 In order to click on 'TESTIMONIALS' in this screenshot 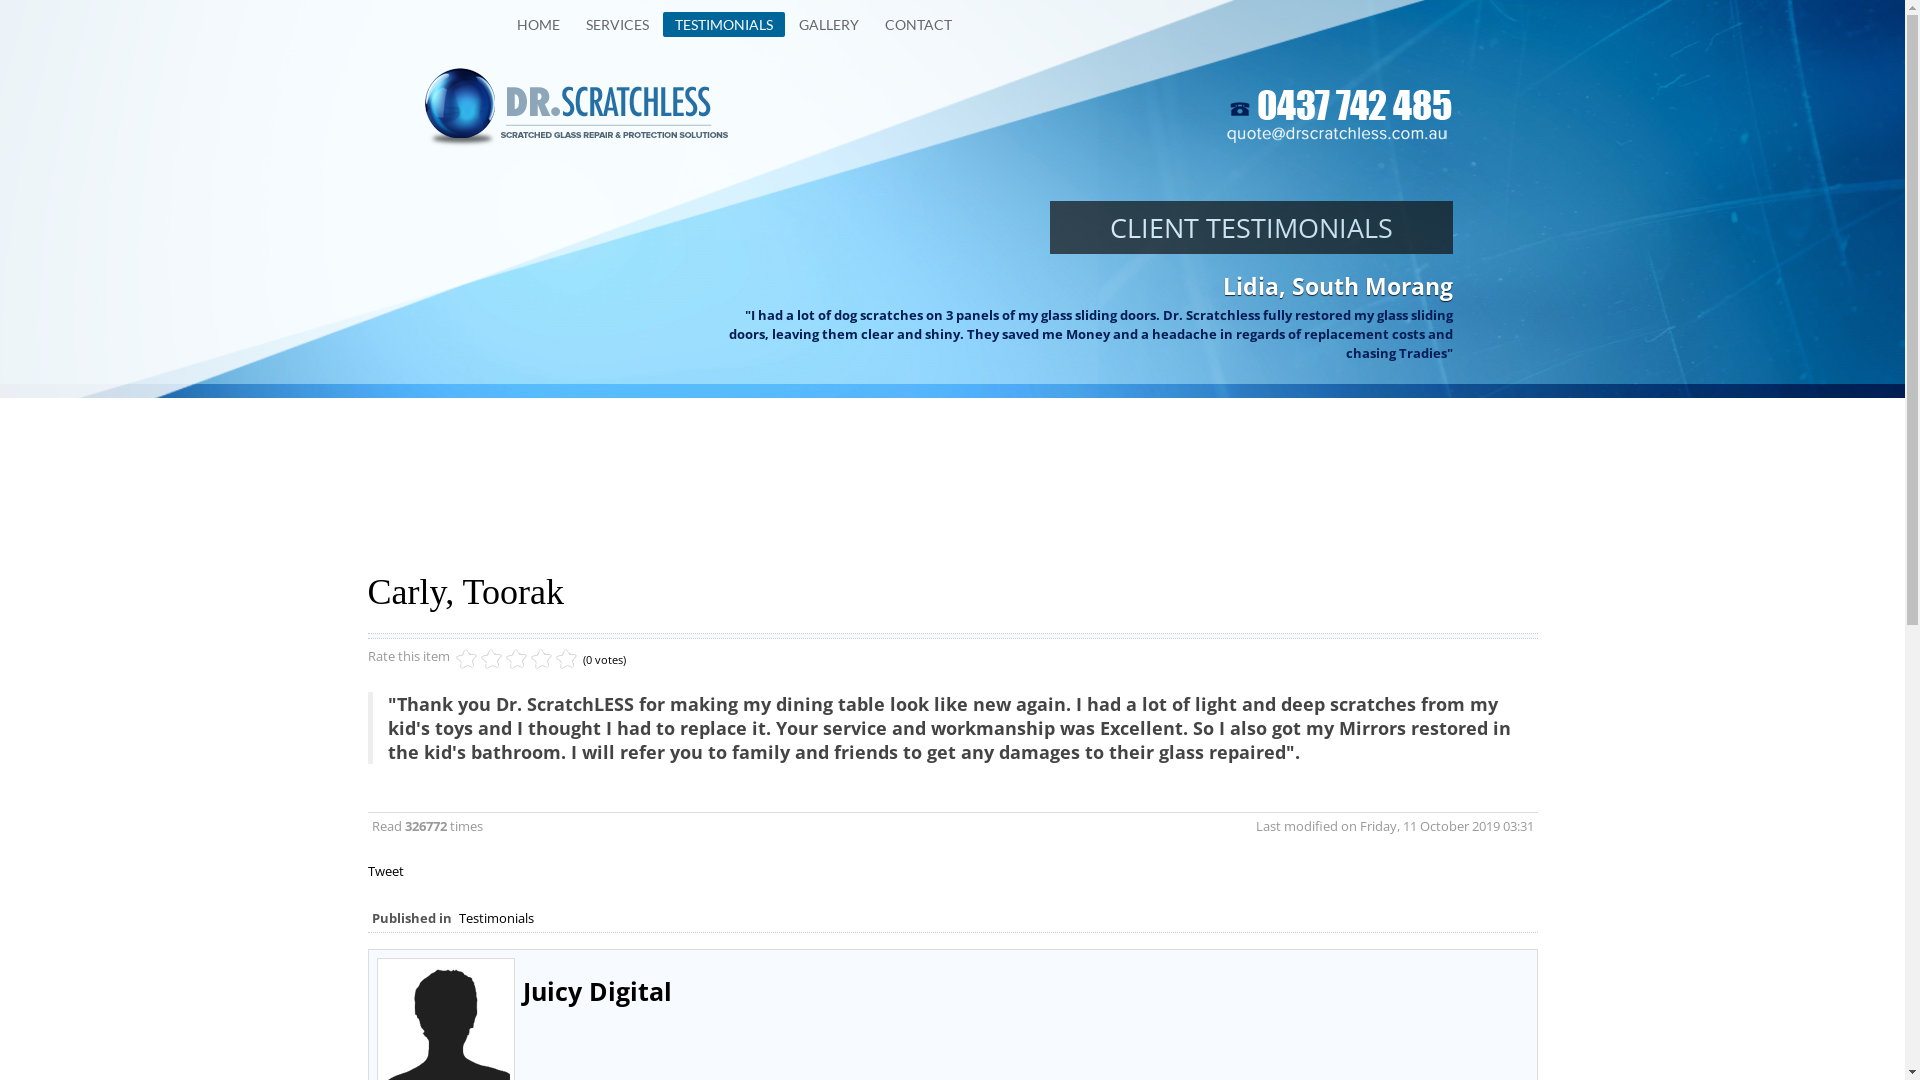, I will do `click(722, 24)`.